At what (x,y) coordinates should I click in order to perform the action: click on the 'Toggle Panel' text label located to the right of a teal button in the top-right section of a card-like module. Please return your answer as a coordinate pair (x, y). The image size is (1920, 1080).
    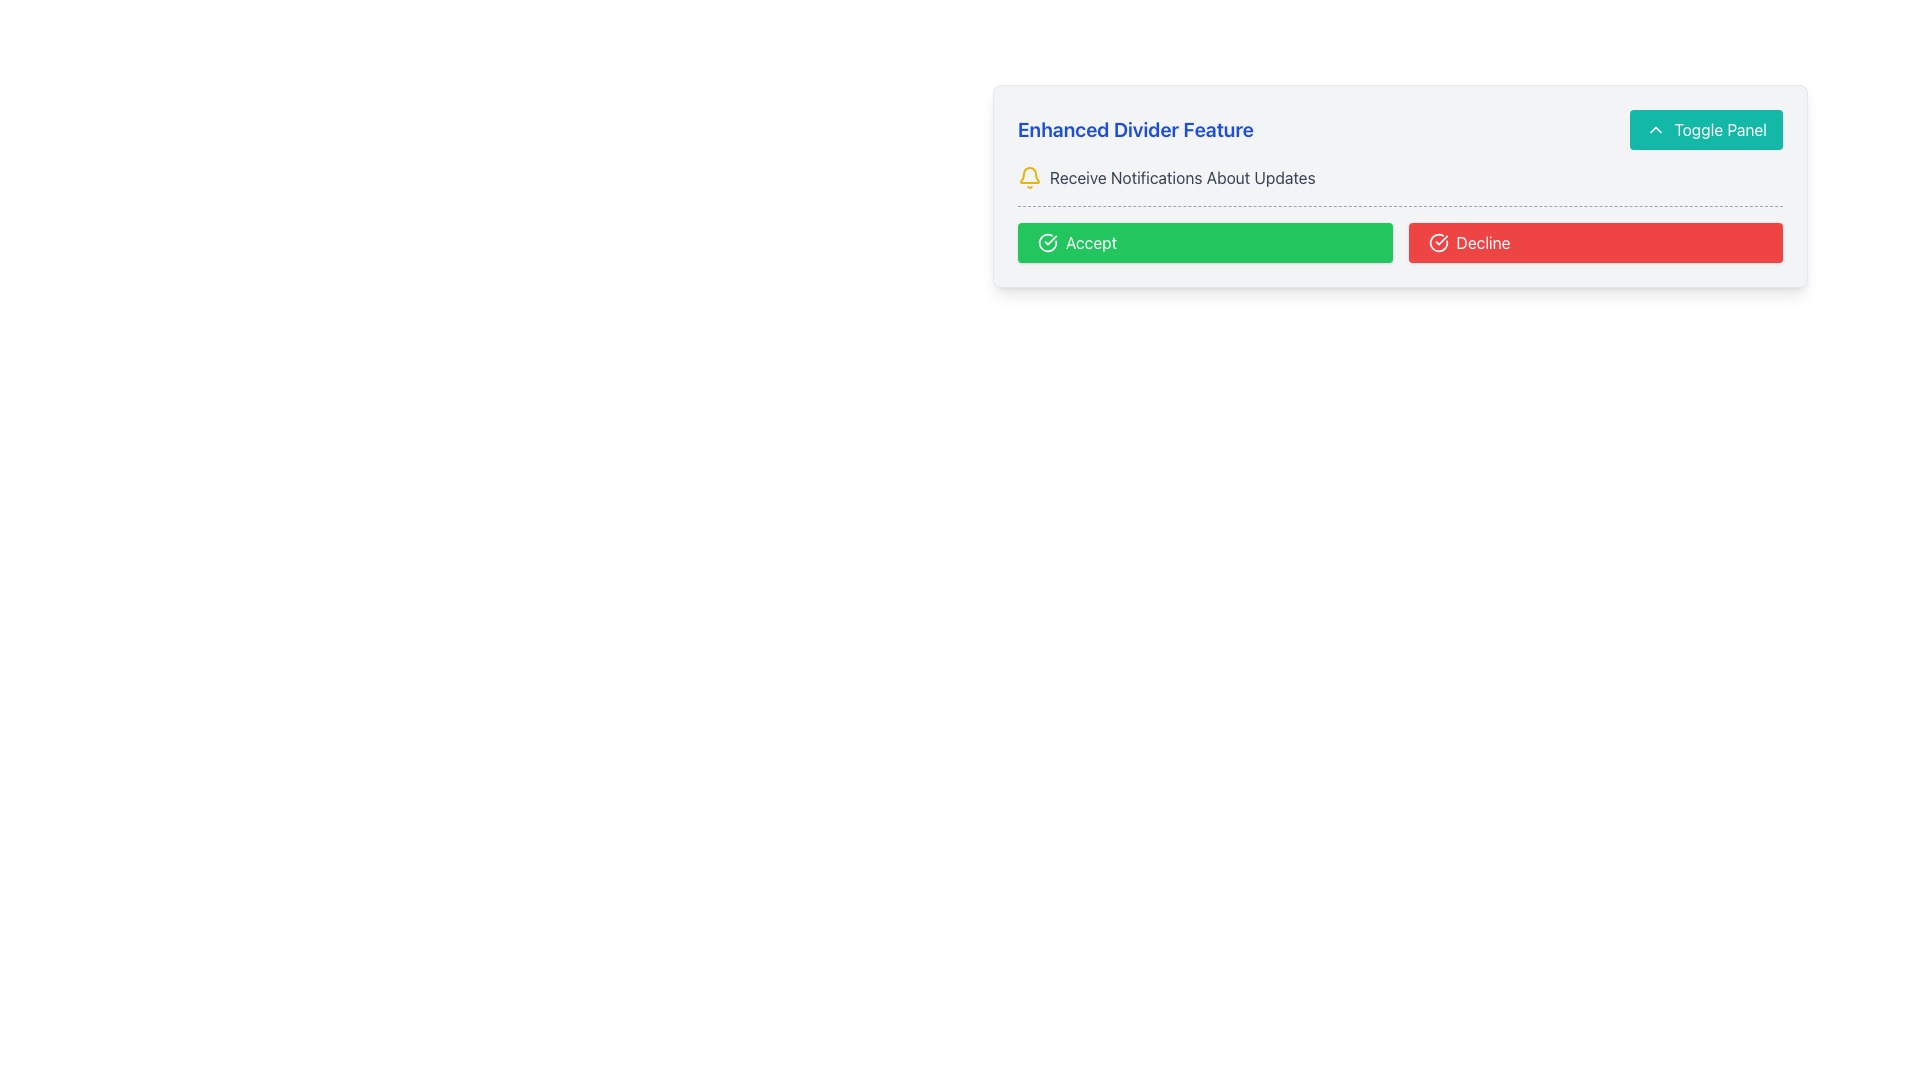
    Looking at the image, I should click on (1719, 130).